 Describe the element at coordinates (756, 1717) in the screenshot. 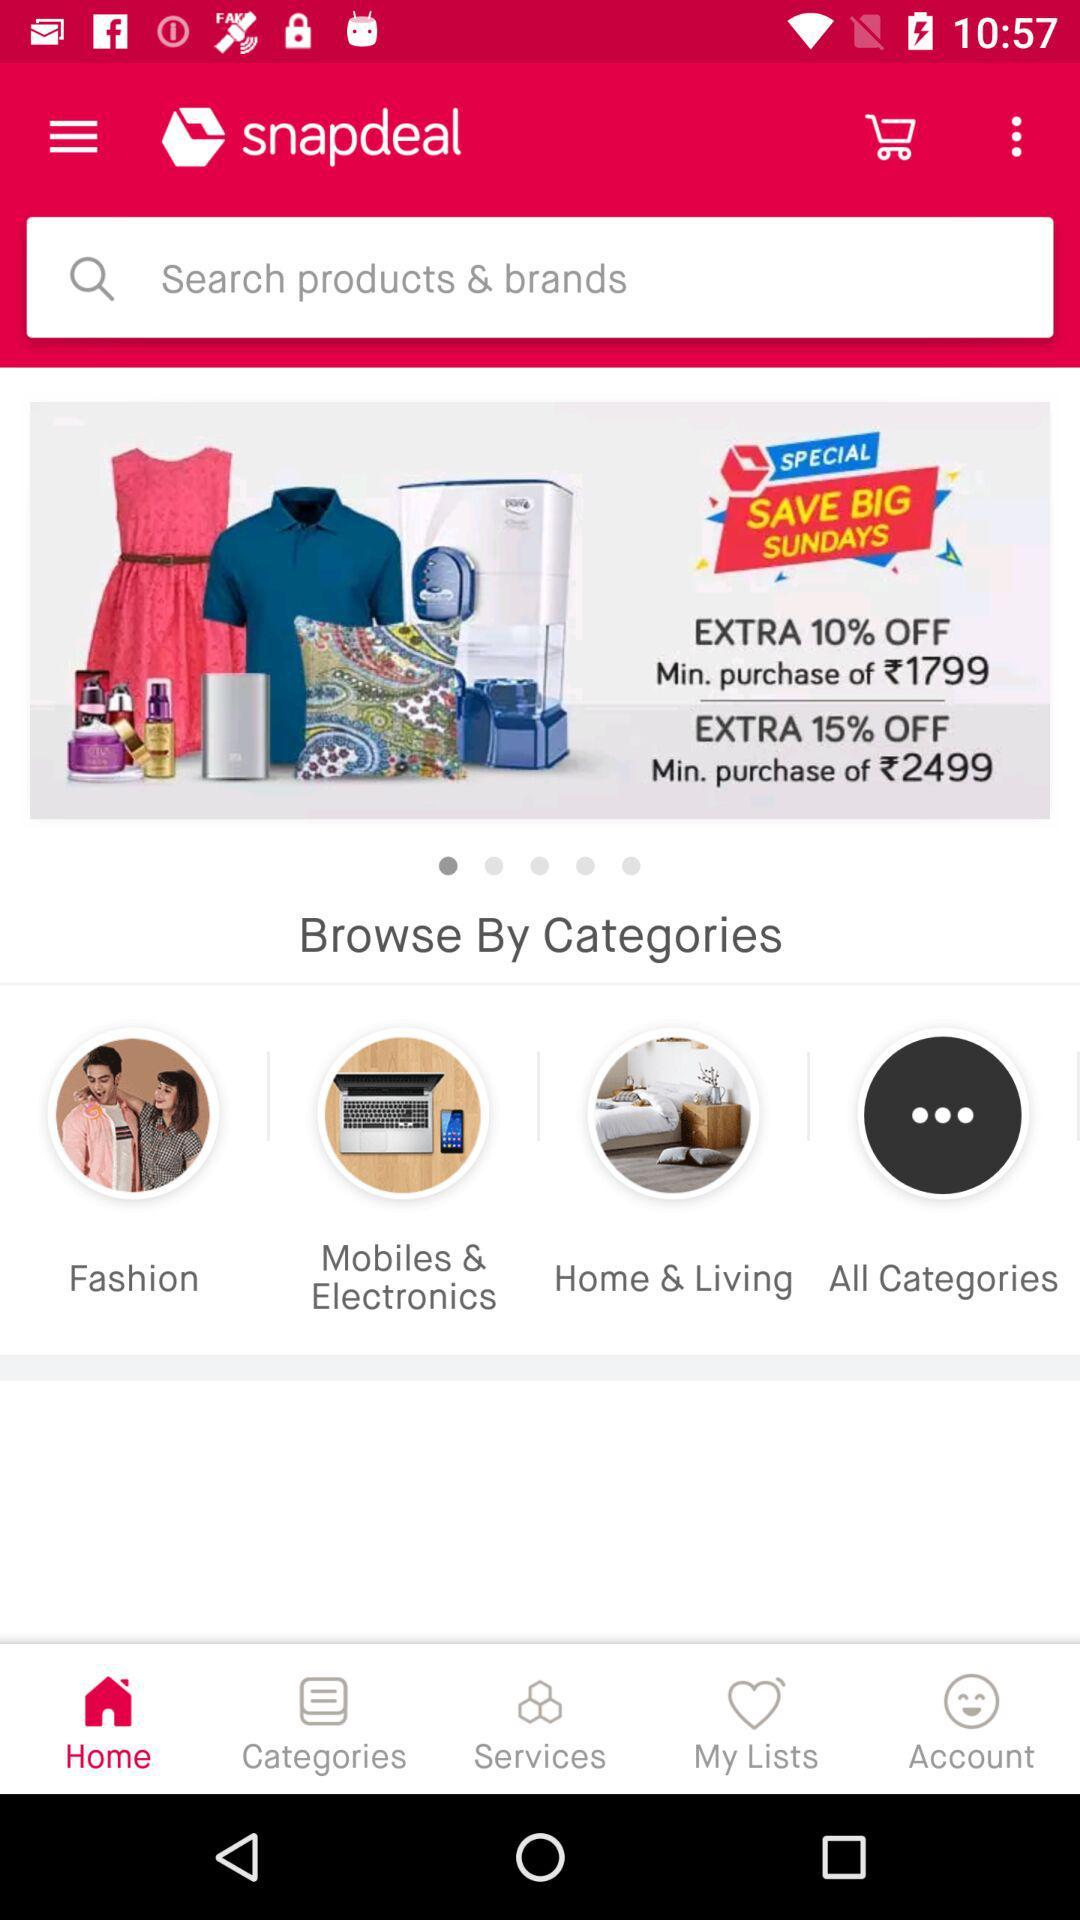

I see `the my lists icon` at that location.